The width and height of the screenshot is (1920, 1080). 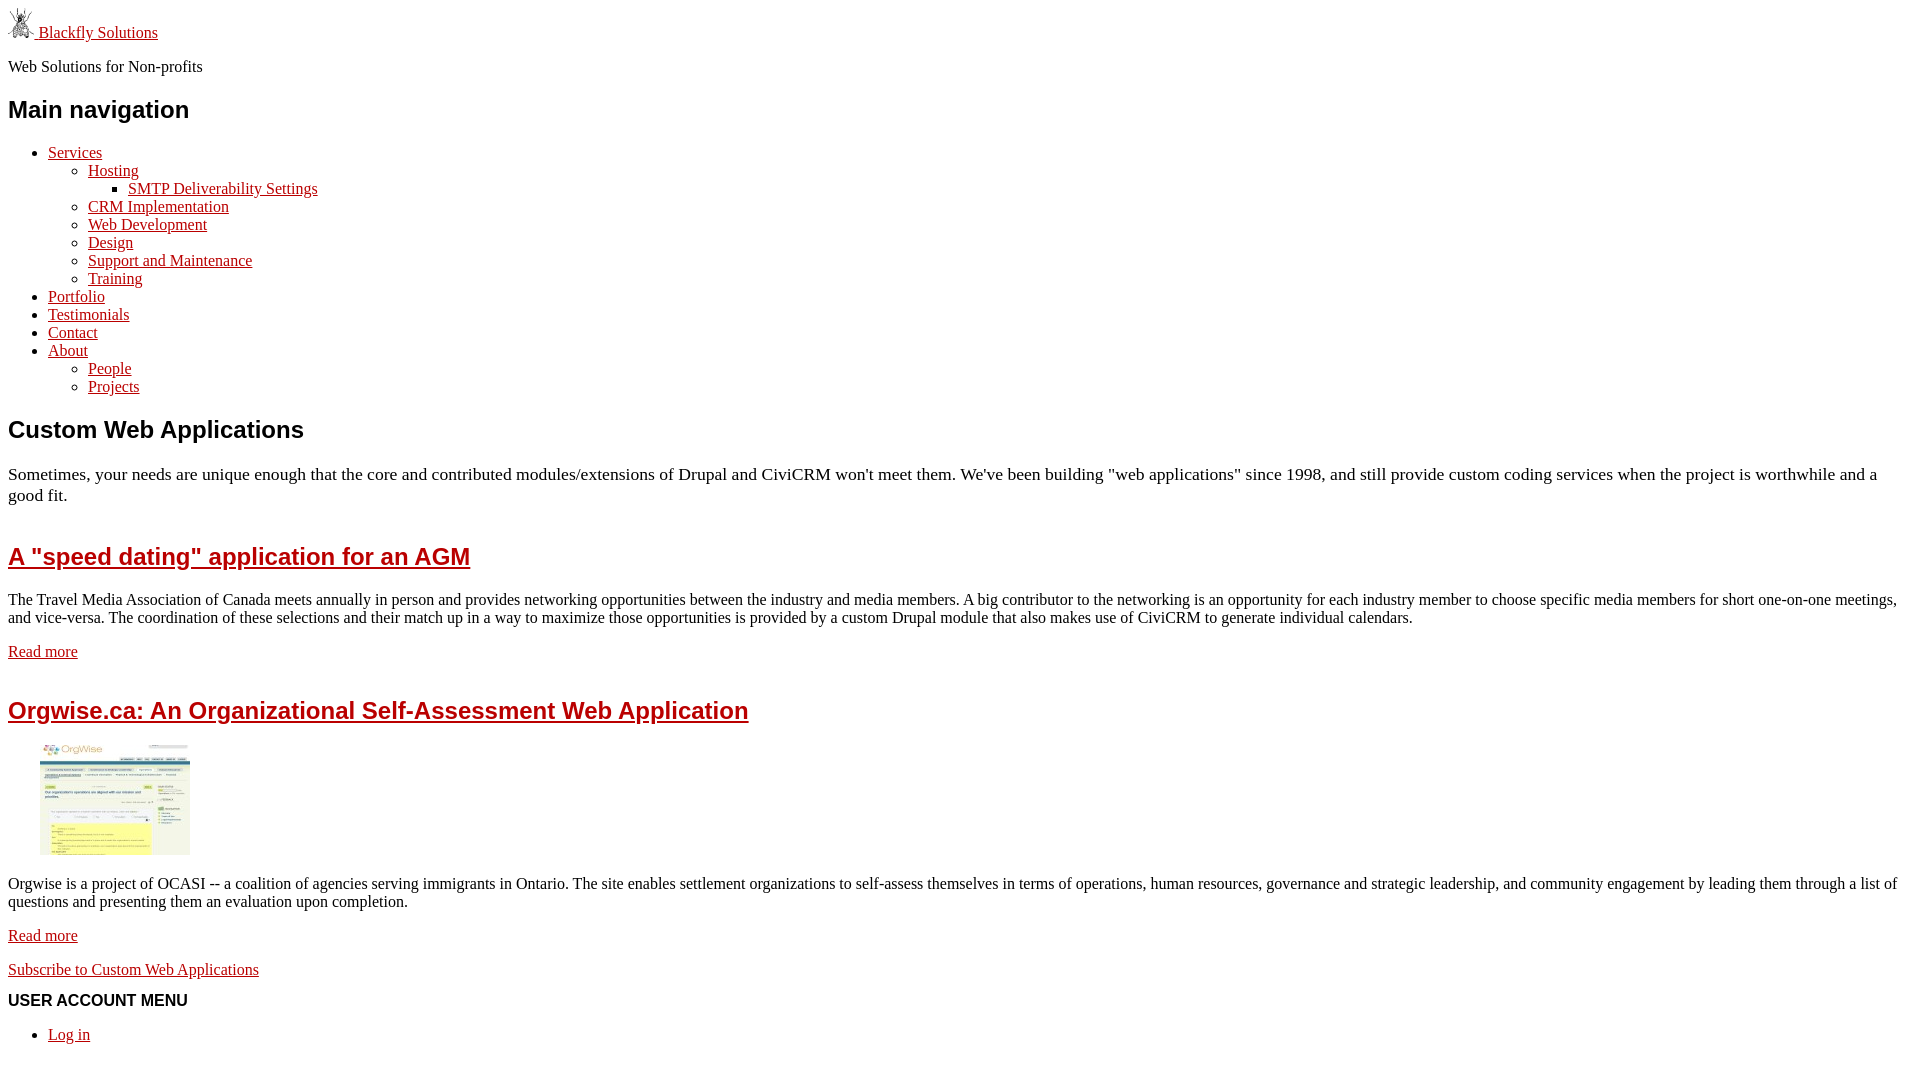 I want to click on 'People', so click(x=109, y=368).